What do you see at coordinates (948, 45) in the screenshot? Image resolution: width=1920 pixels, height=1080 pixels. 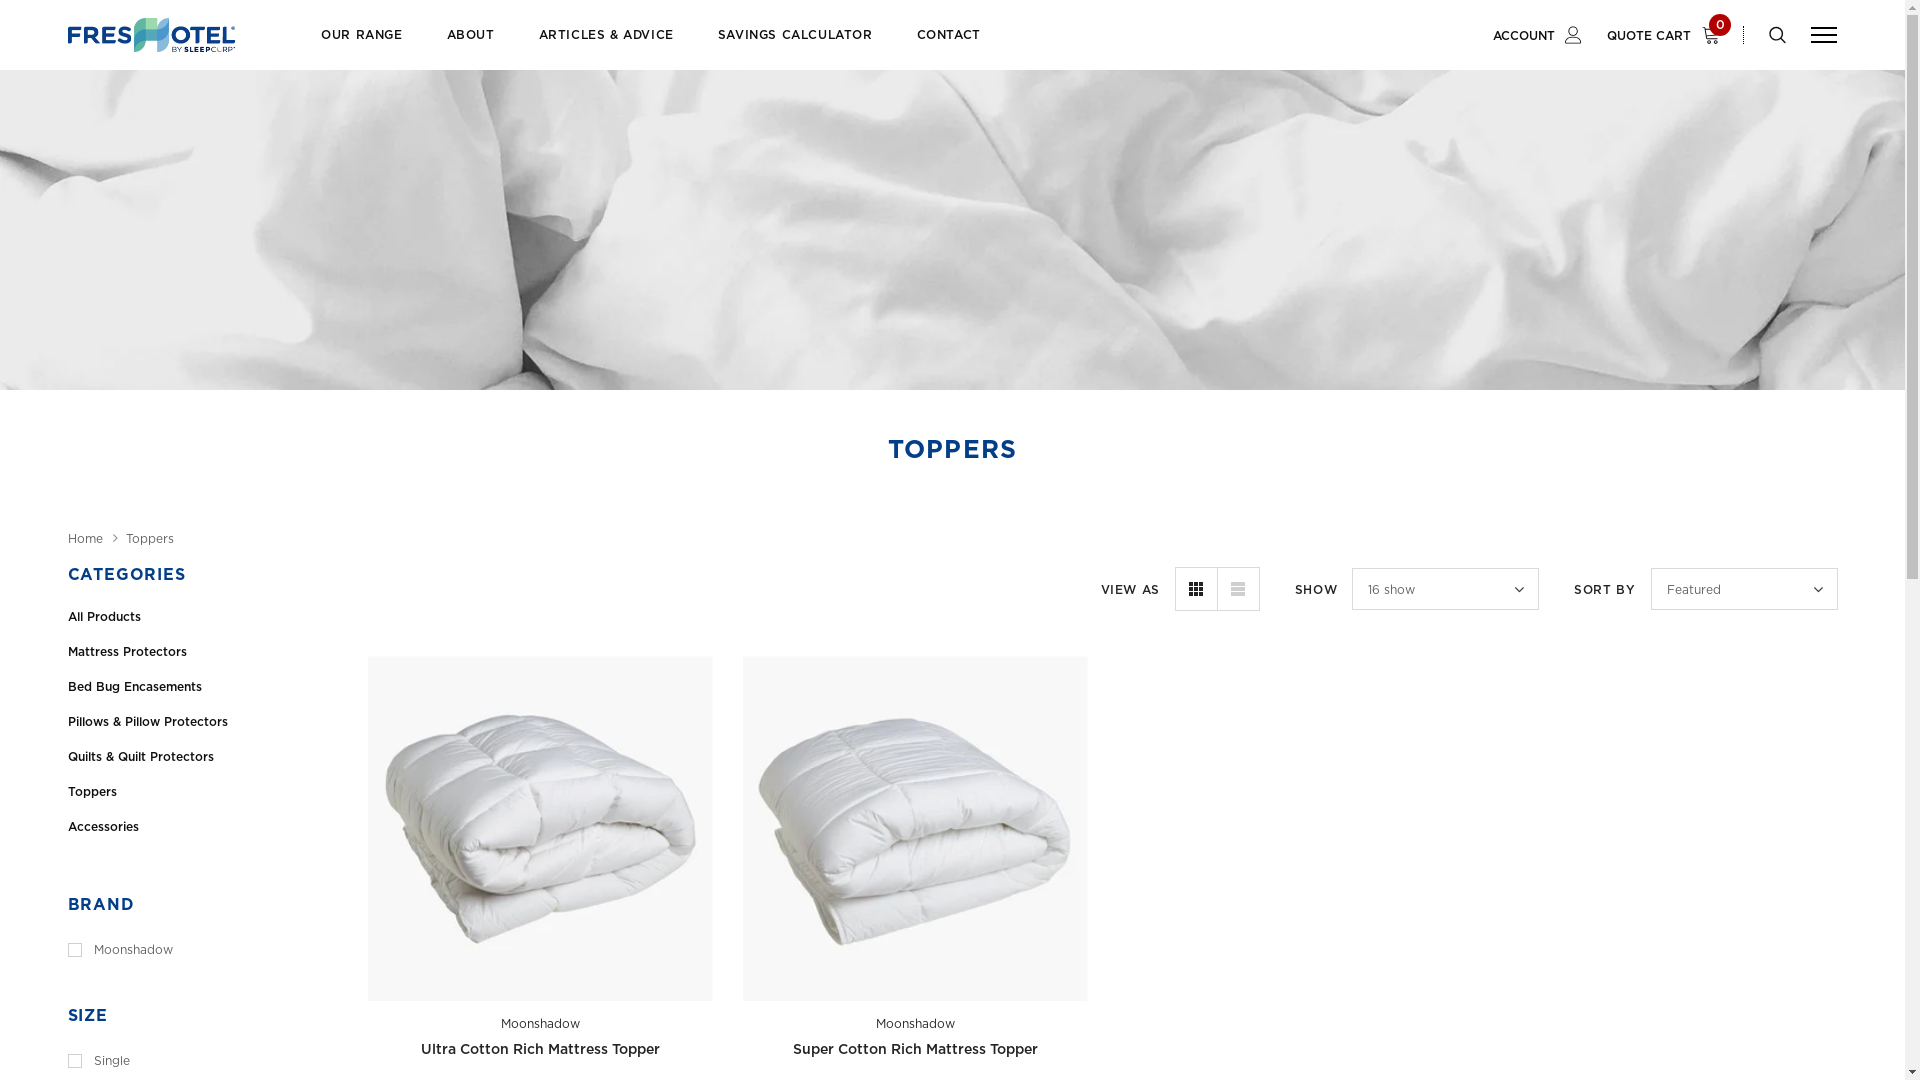 I see `'CONTACT'` at bounding box center [948, 45].